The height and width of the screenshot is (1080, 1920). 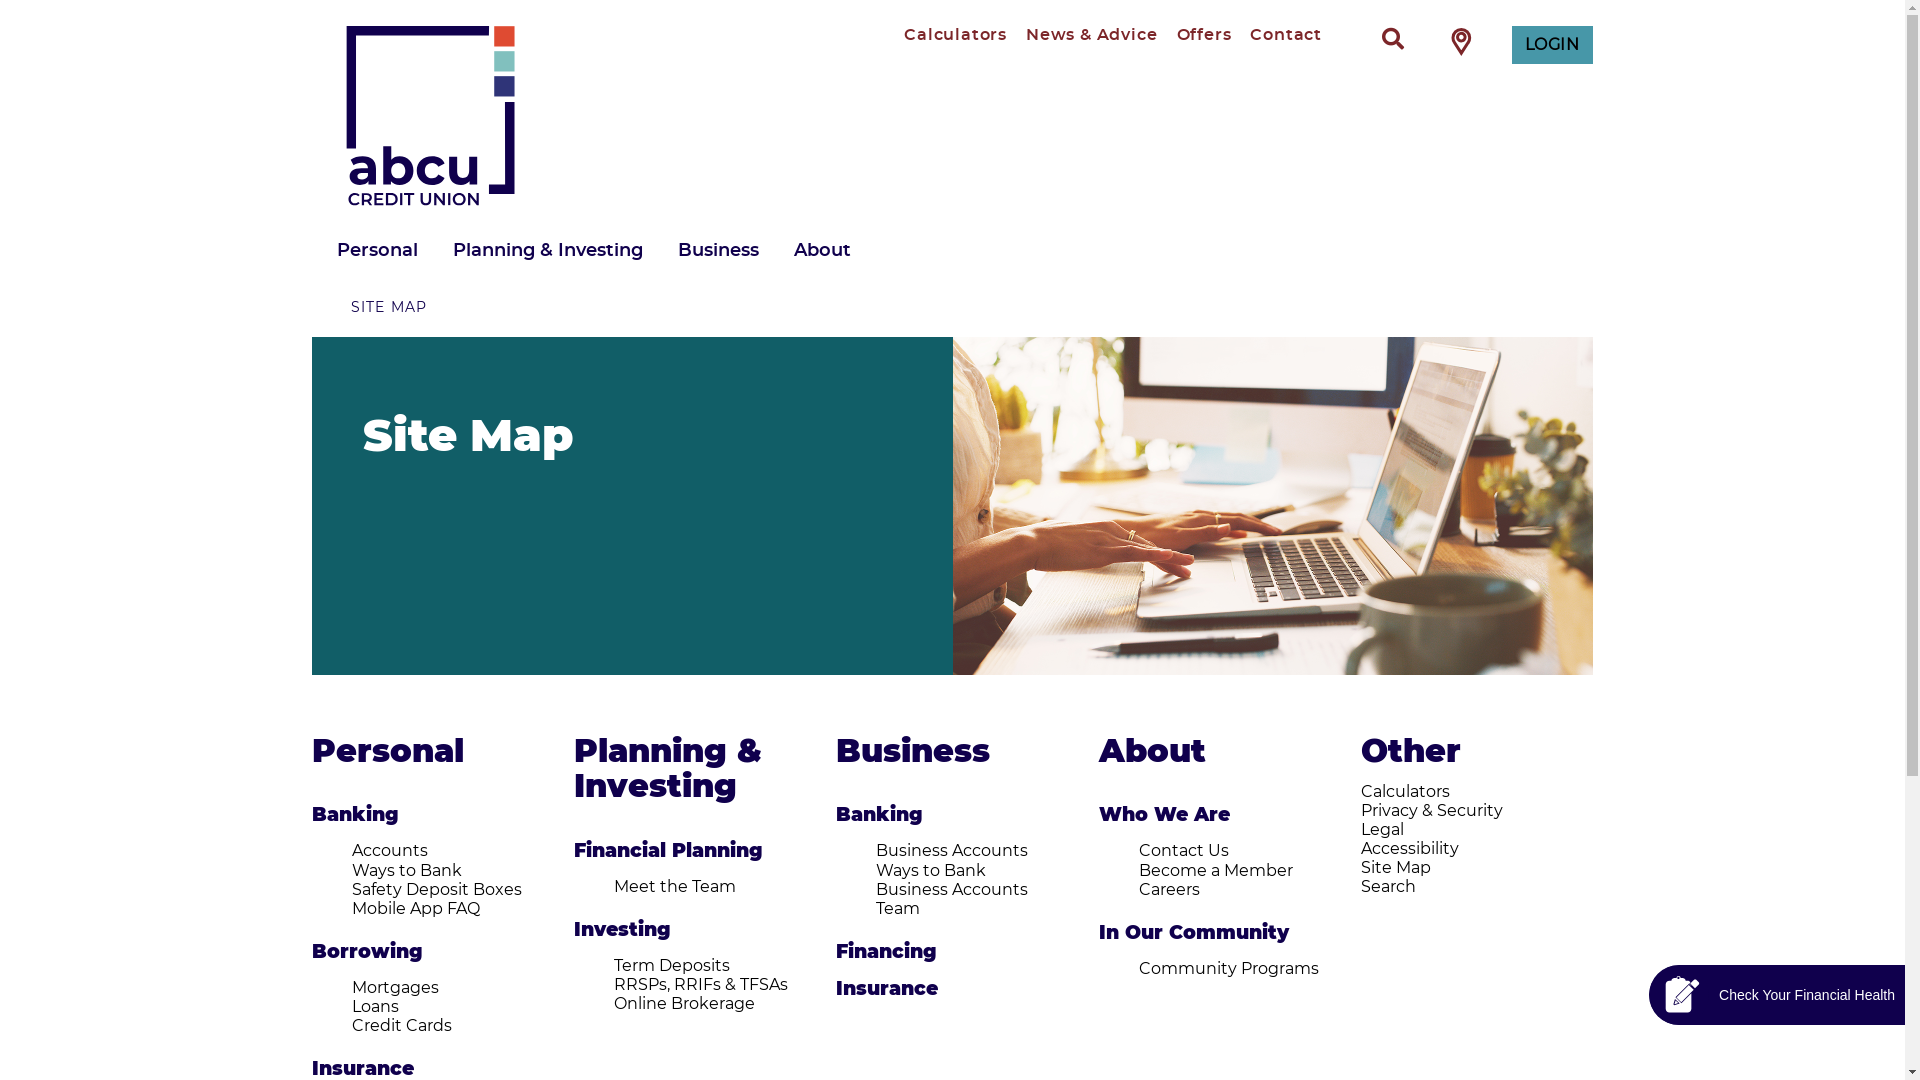 I want to click on 'Term Deposits', so click(x=672, y=964).